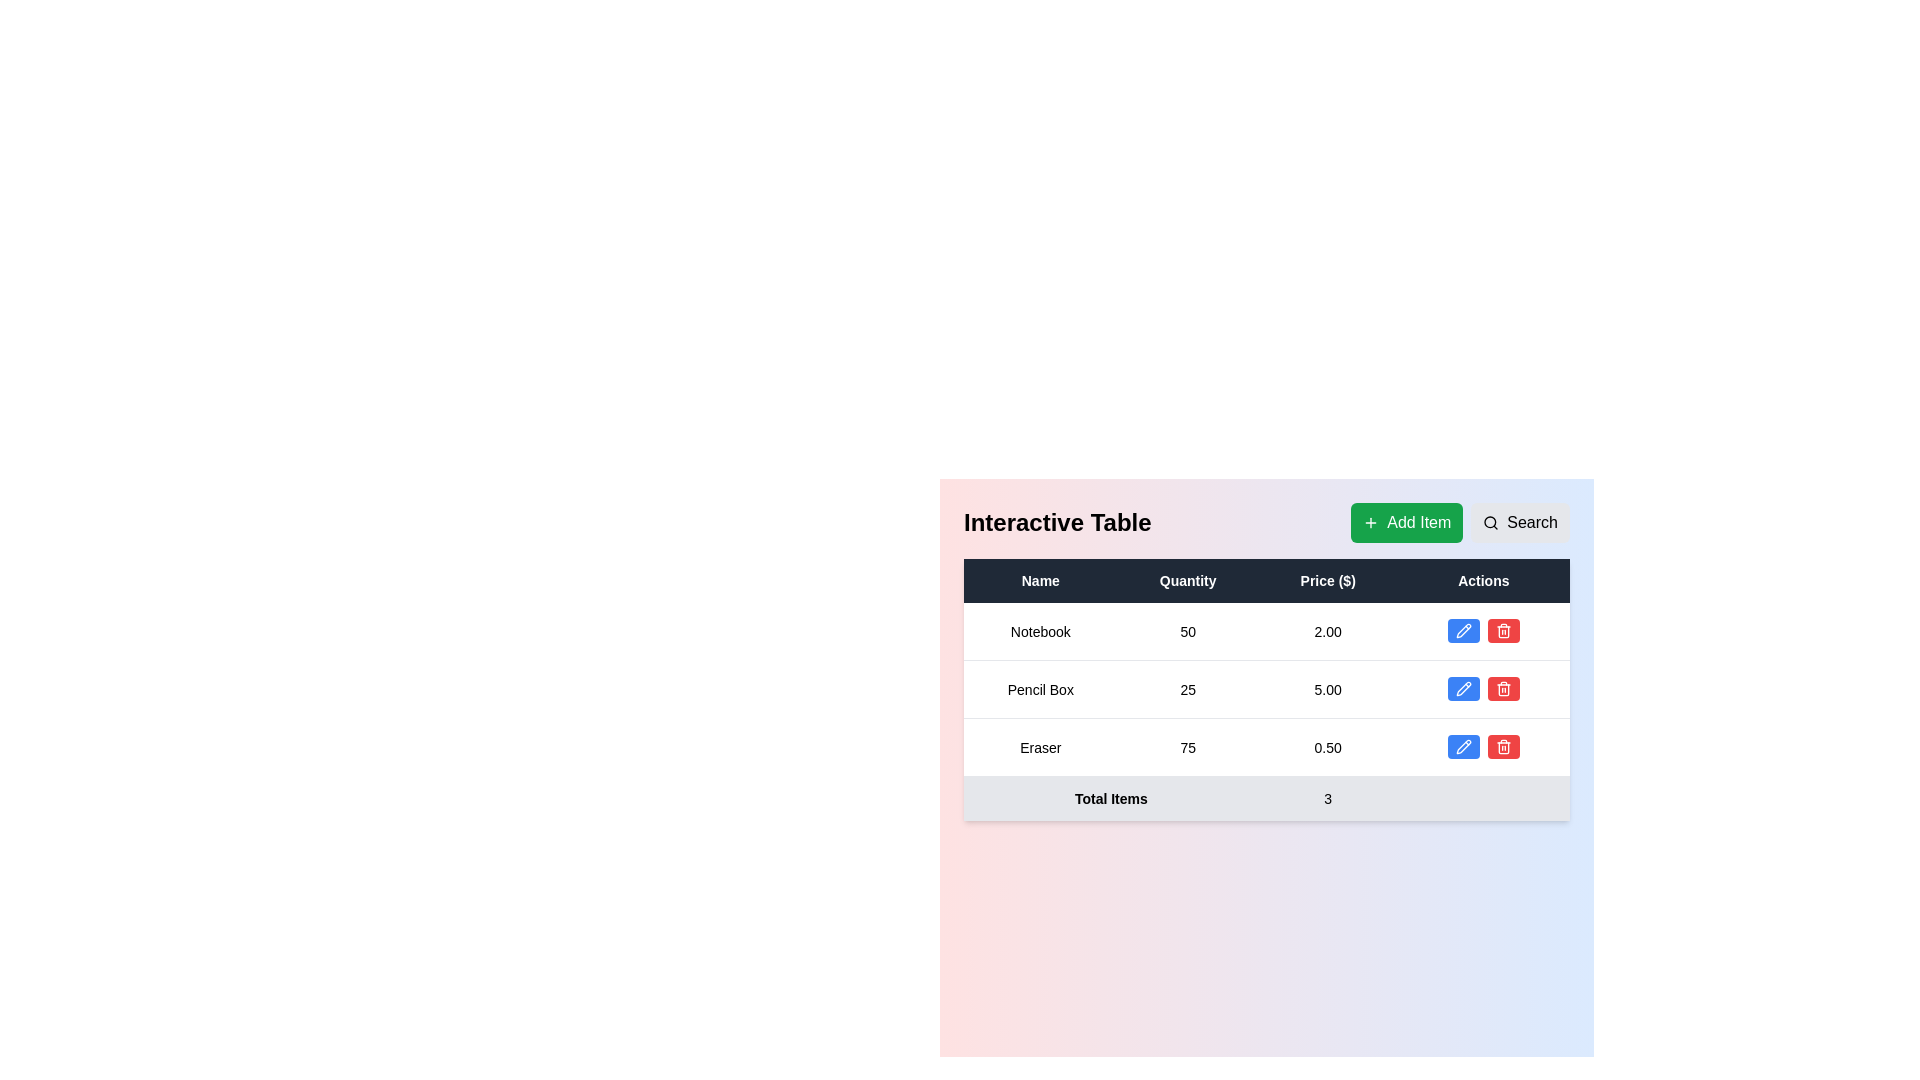  What do you see at coordinates (1463, 747) in the screenshot?
I see `the edit icon button located in the 'Actions' column of the last row in the table to trigger a tooltip or visual feedback` at bounding box center [1463, 747].